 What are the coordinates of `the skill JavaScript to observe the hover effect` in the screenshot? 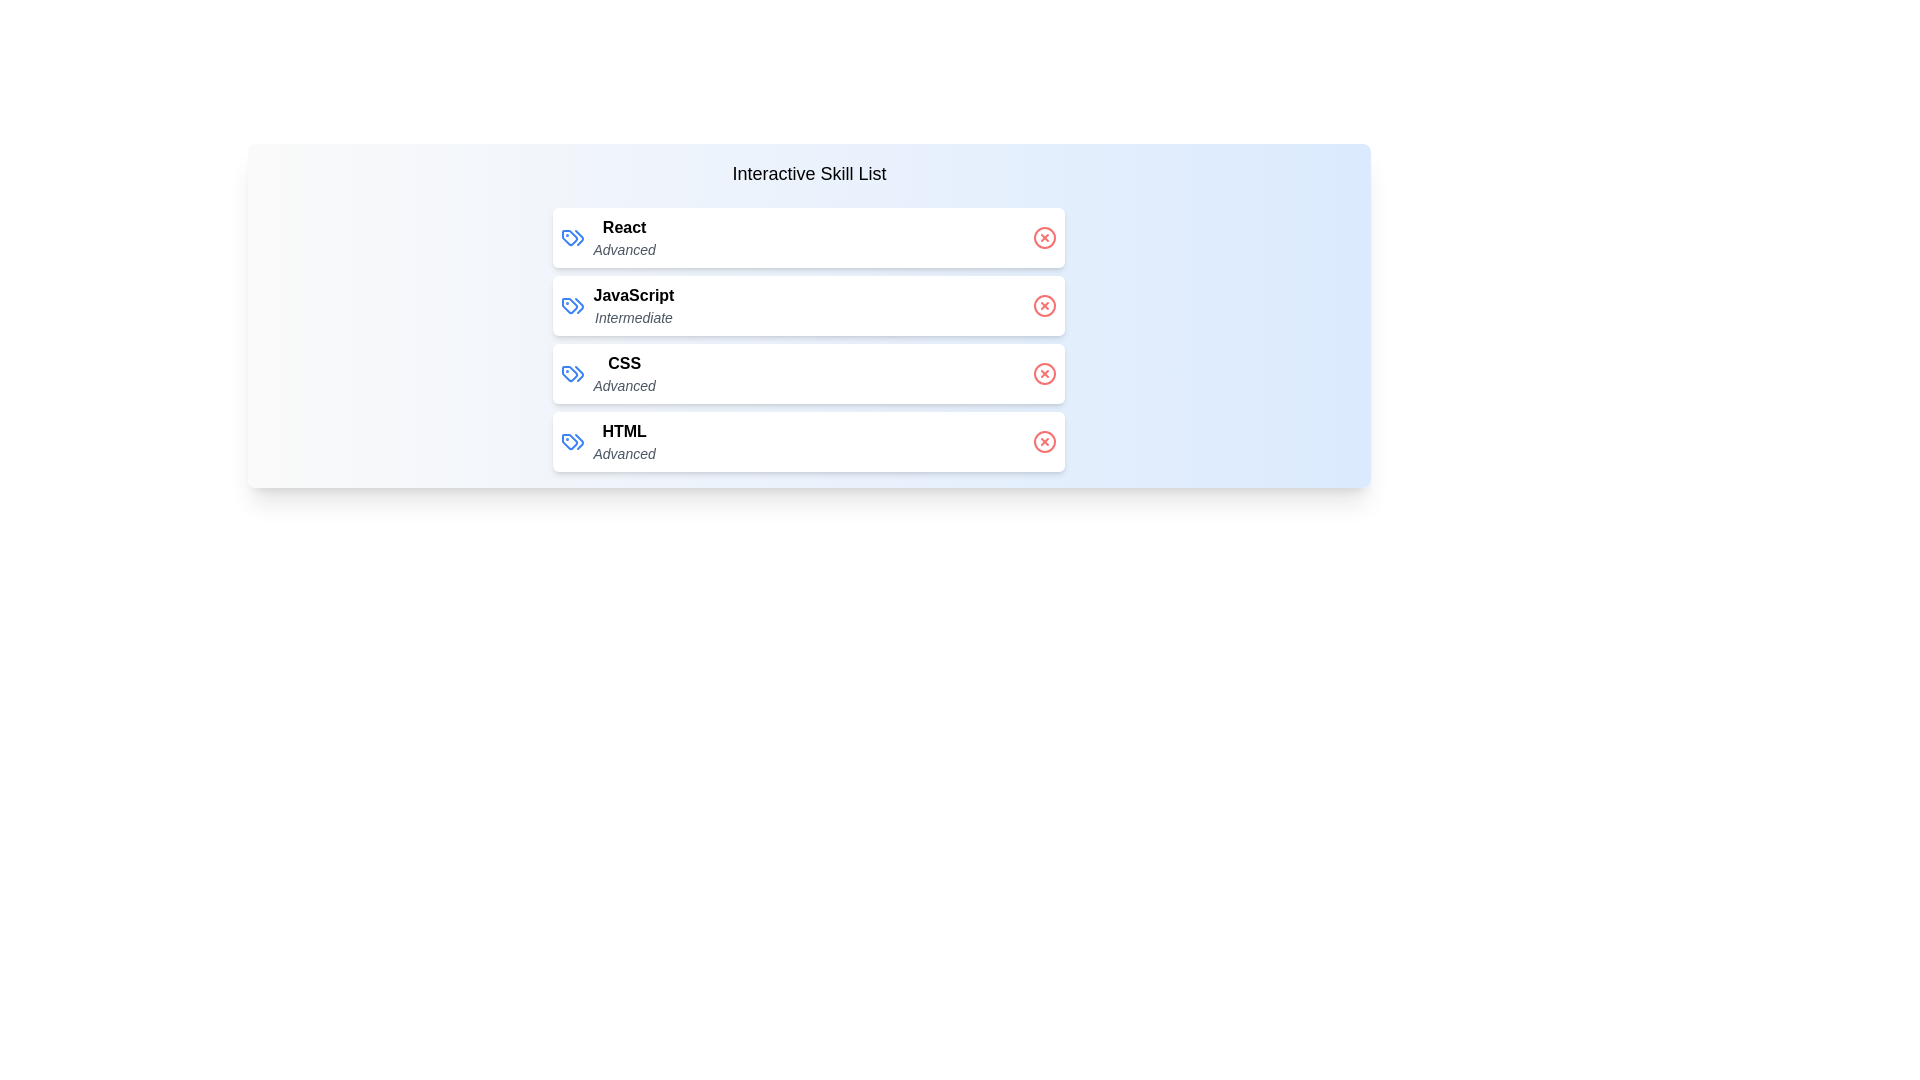 It's located at (809, 305).